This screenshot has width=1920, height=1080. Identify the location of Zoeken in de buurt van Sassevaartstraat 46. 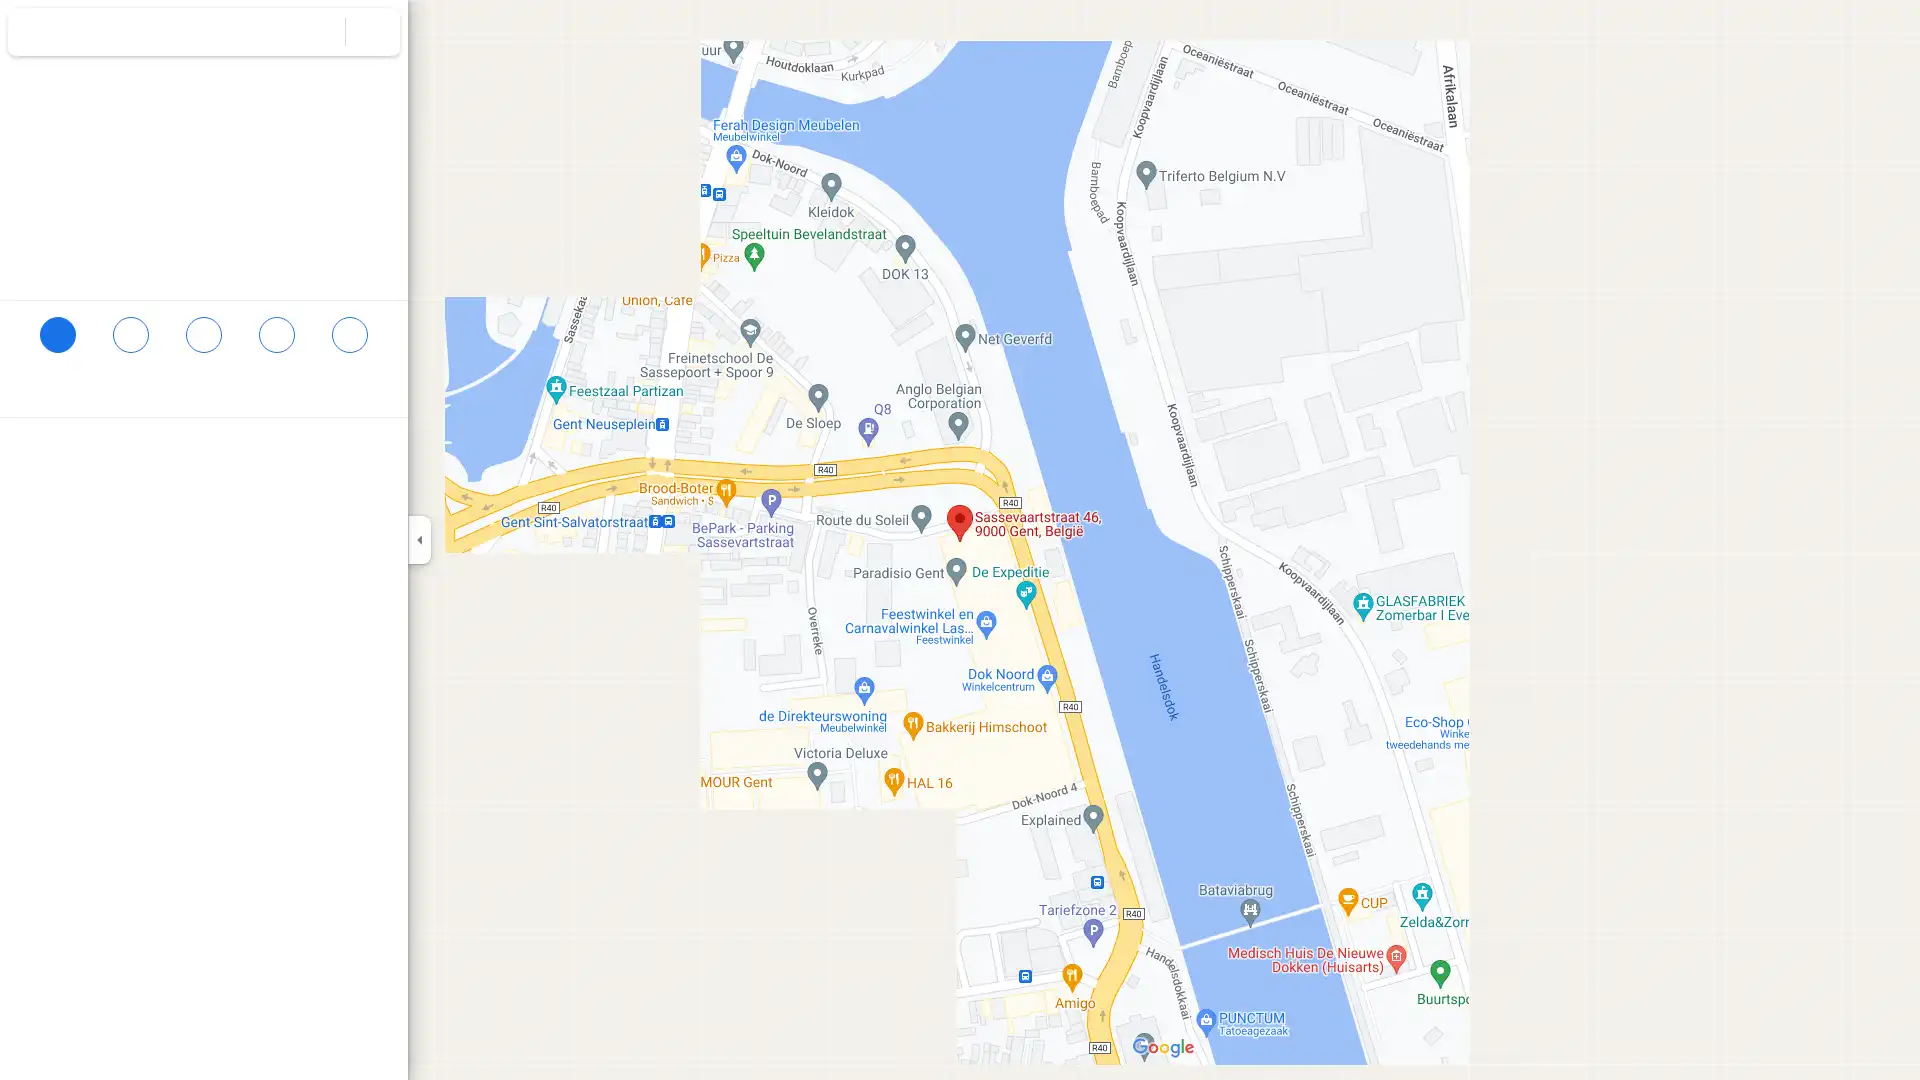
(203, 342).